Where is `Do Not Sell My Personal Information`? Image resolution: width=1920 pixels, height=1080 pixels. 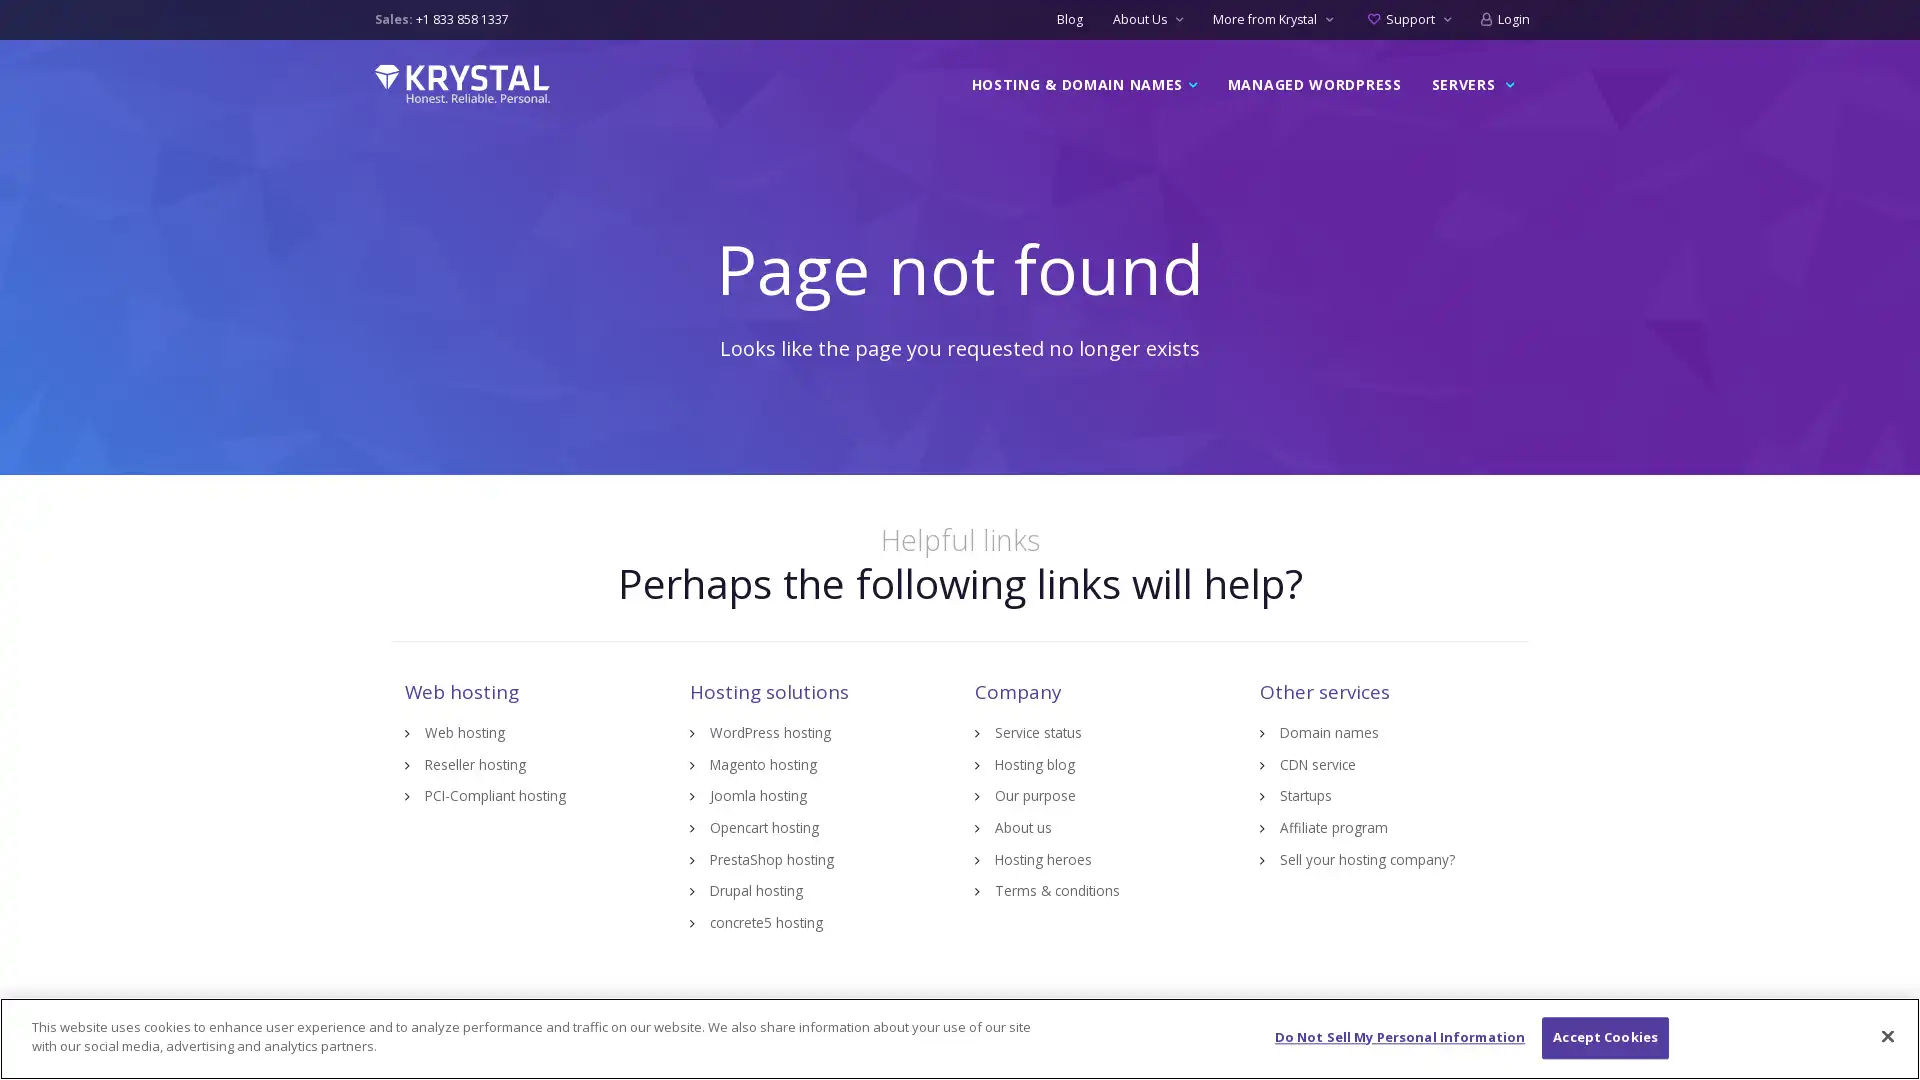 Do Not Sell My Personal Information is located at coordinates (1398, 1036).